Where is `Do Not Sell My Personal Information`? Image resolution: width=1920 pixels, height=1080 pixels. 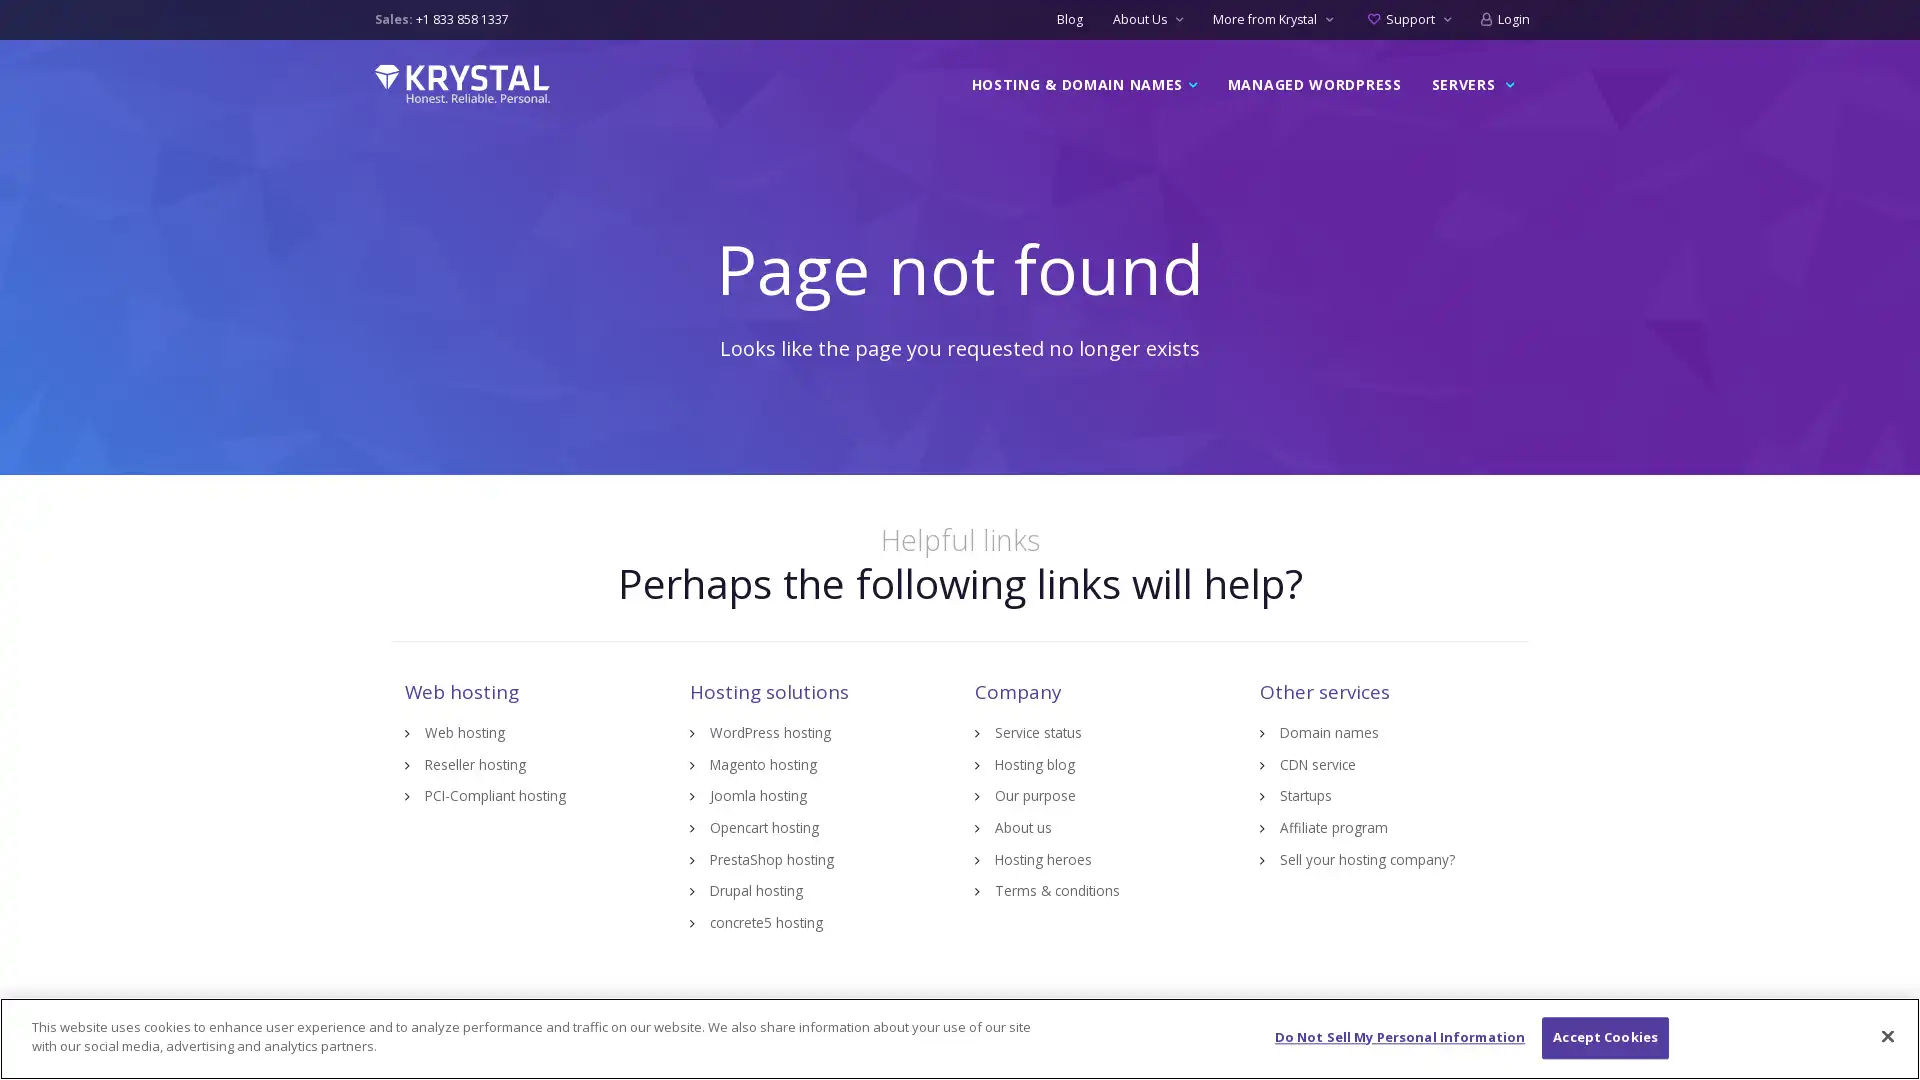 Do Not Sell My Personal Information is located at coordinates (1398, 1036).